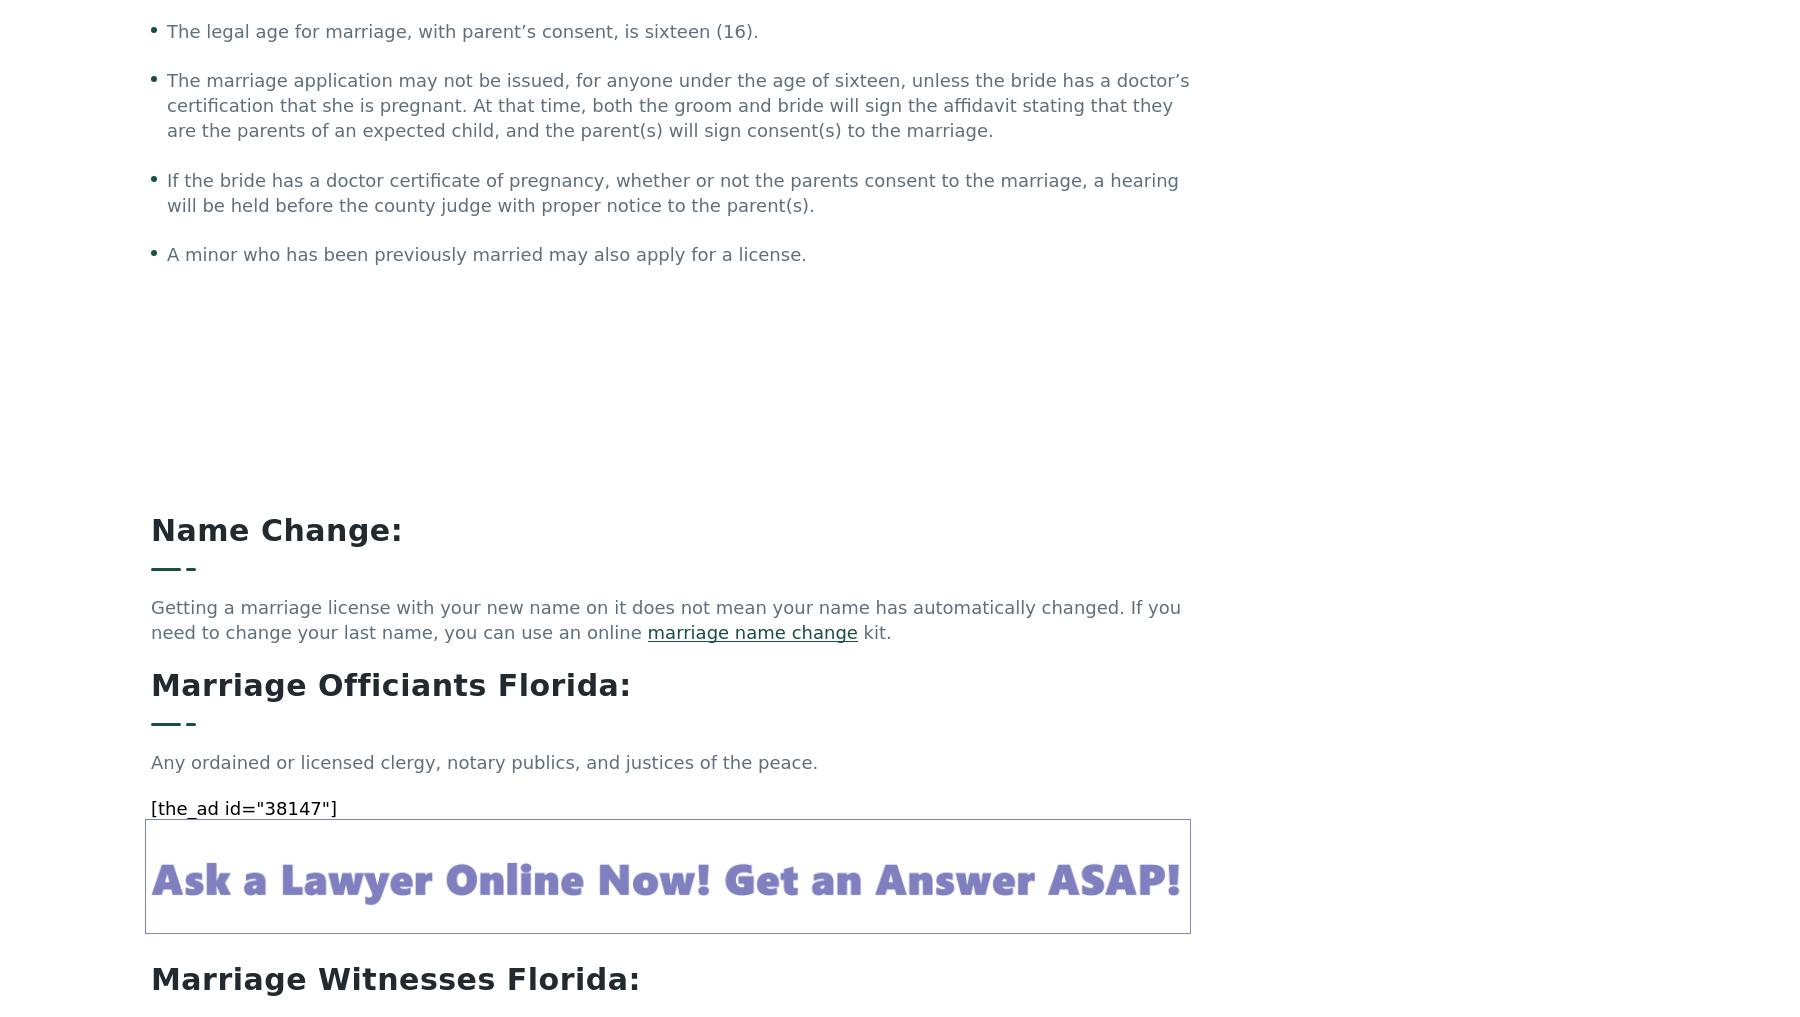  I want to click on 'marriage name change', so click(751, 242).